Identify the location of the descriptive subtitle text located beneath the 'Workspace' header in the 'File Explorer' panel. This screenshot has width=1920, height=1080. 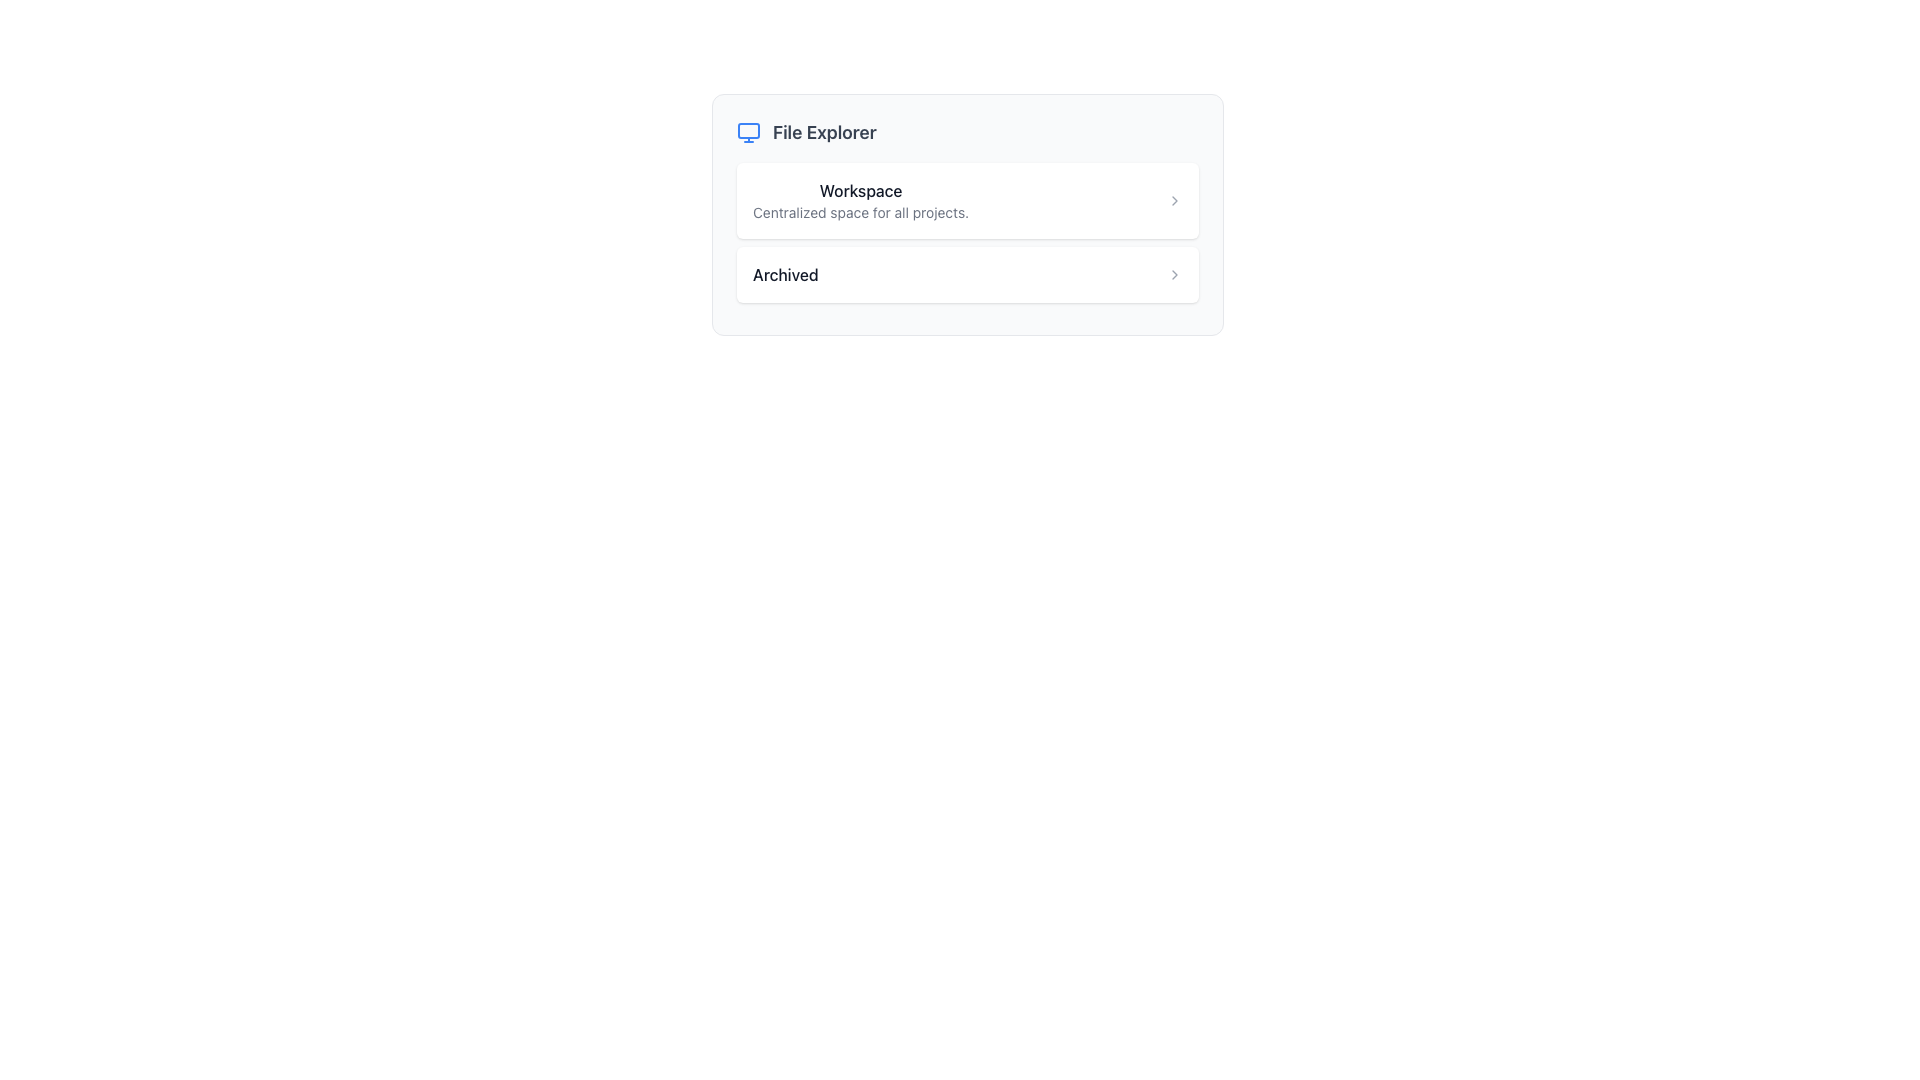
(861, 212).